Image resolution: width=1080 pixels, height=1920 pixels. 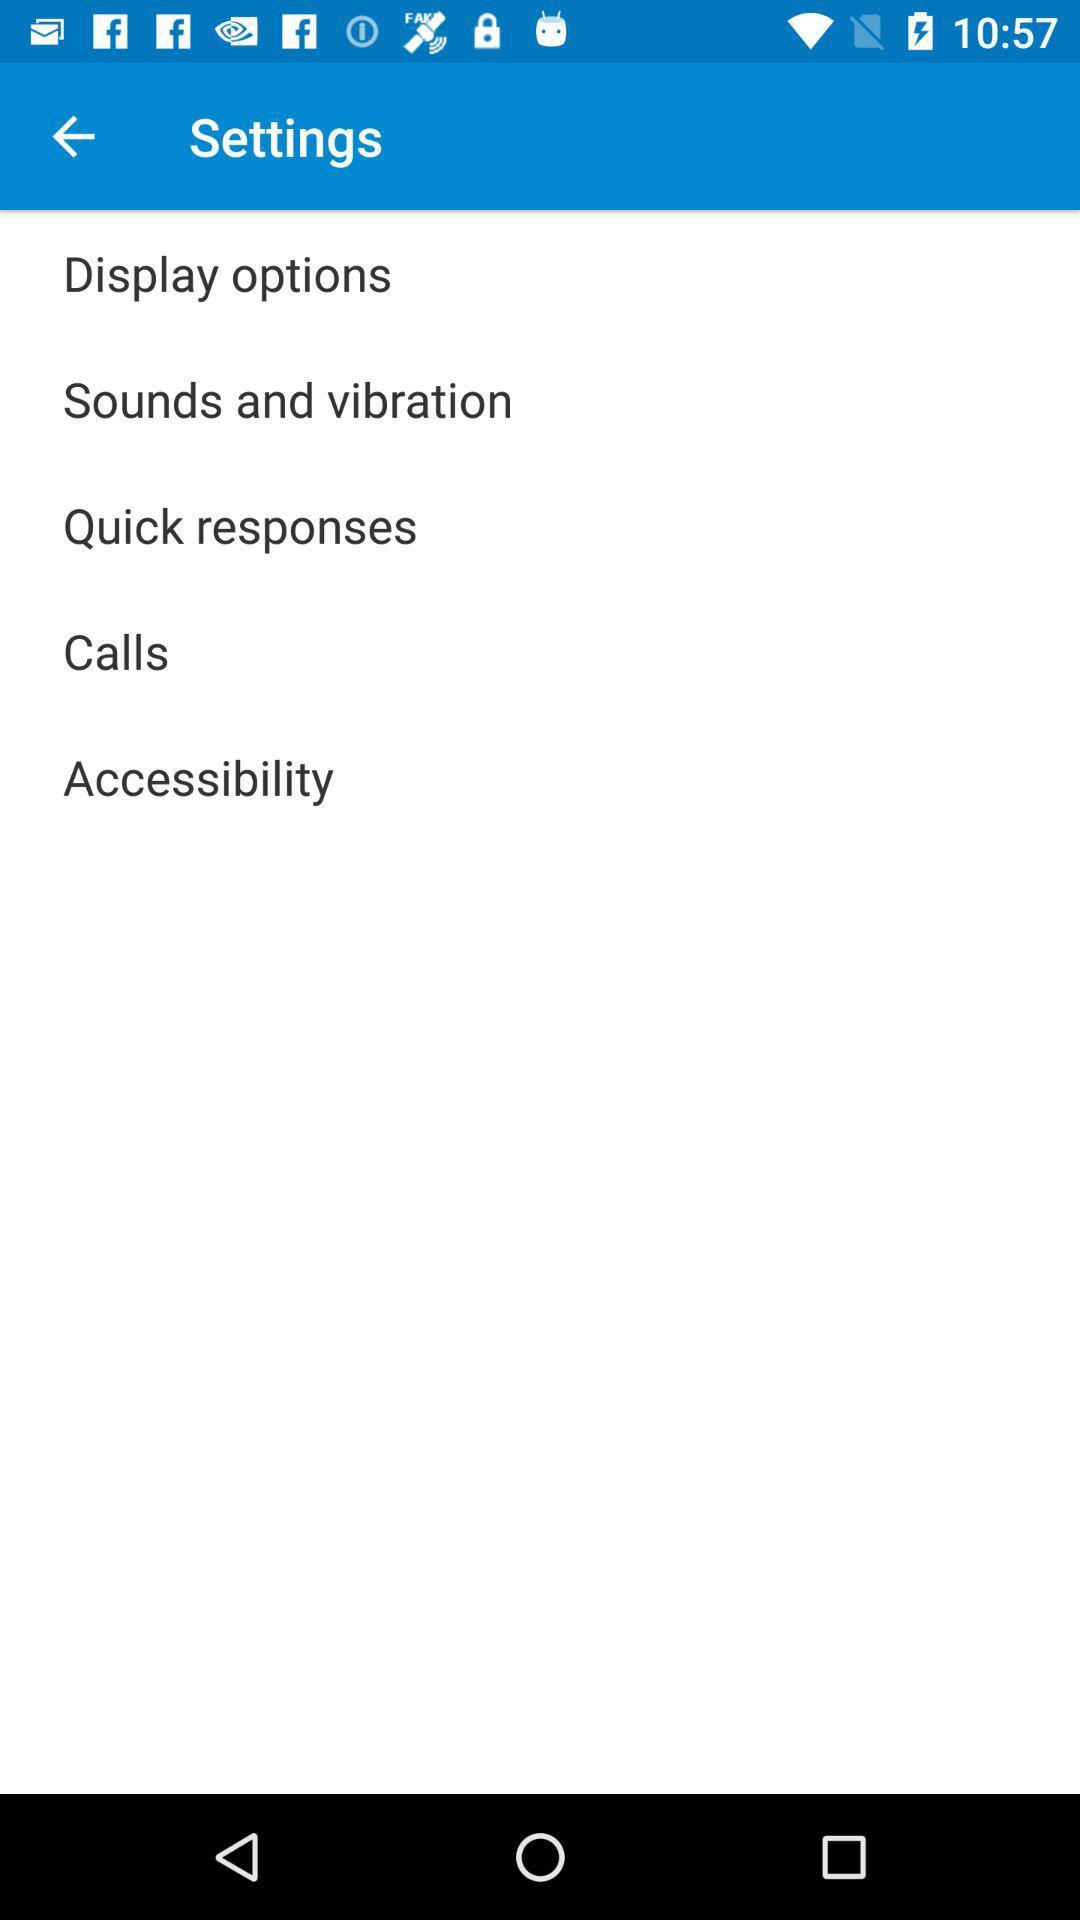 I want to click on the icon below the quick responses, so click(x=116, y=651).